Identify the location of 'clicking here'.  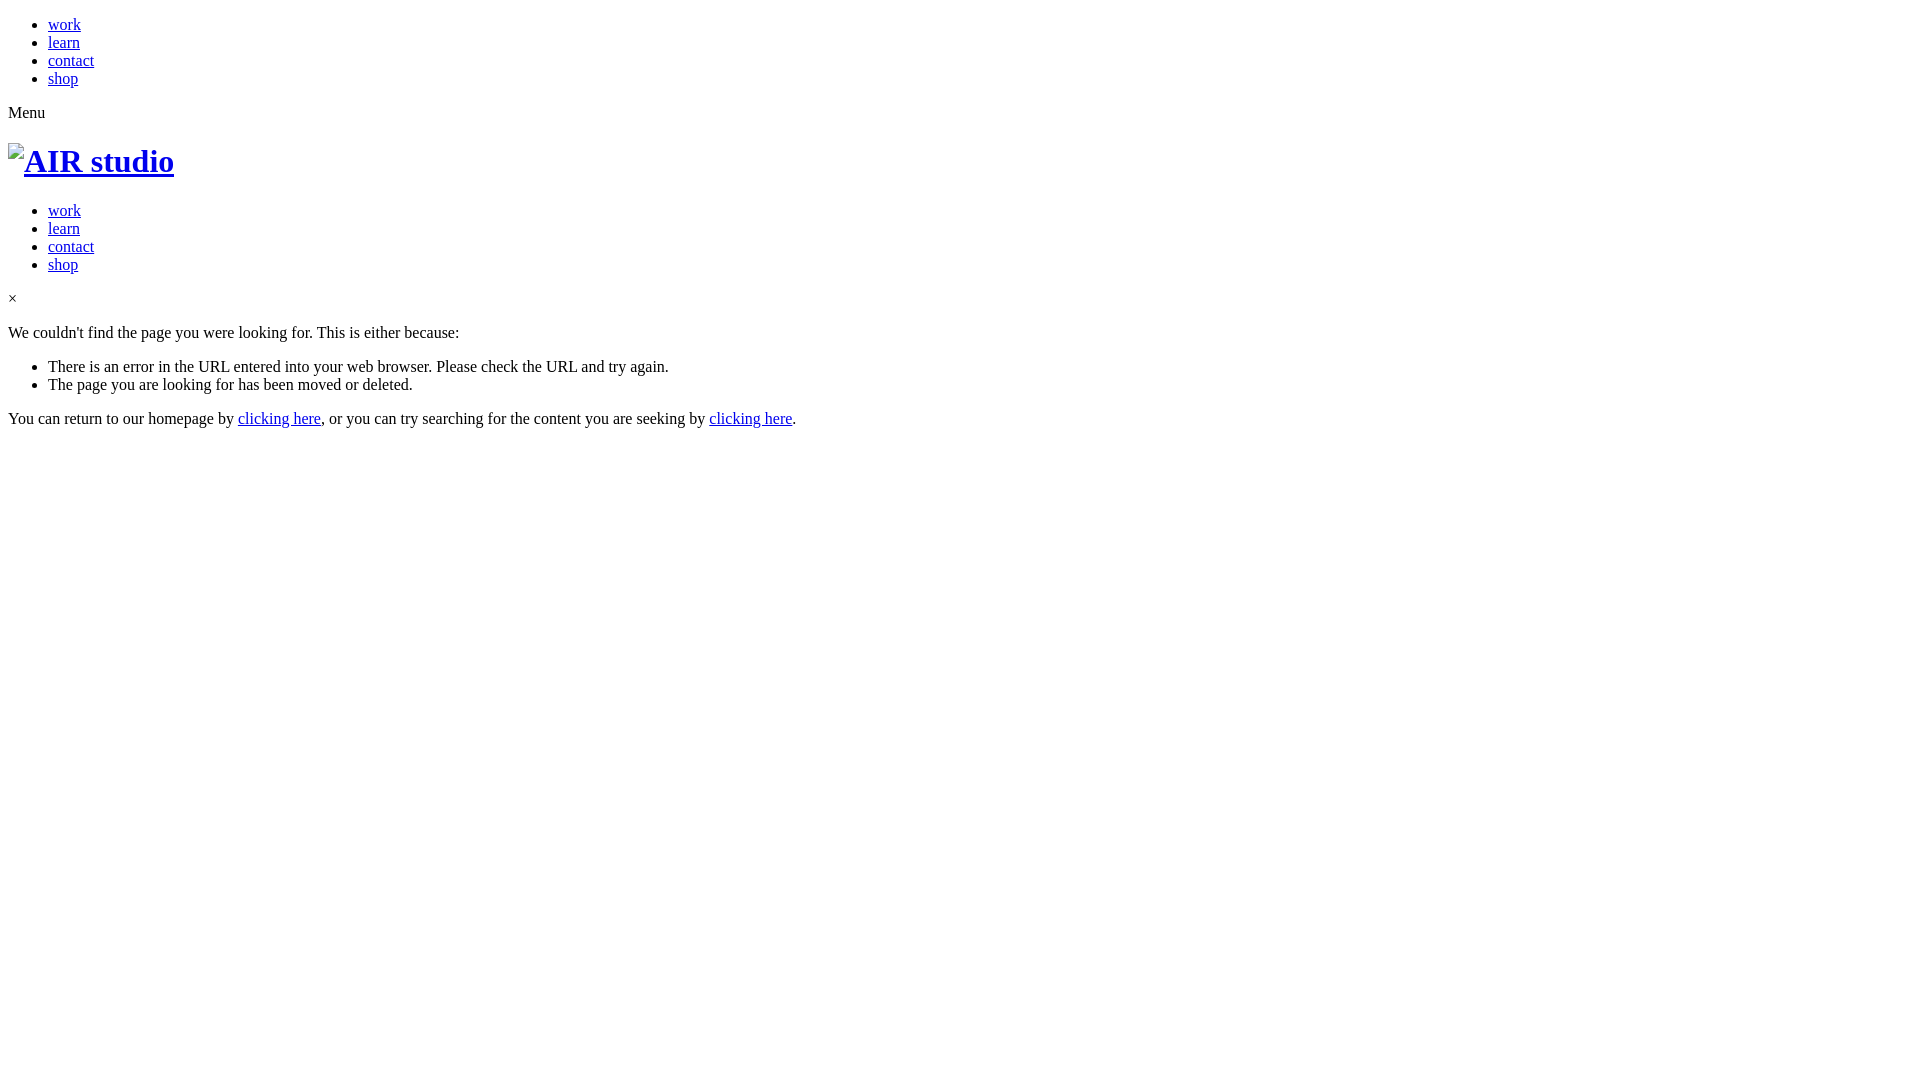
(709, 417).